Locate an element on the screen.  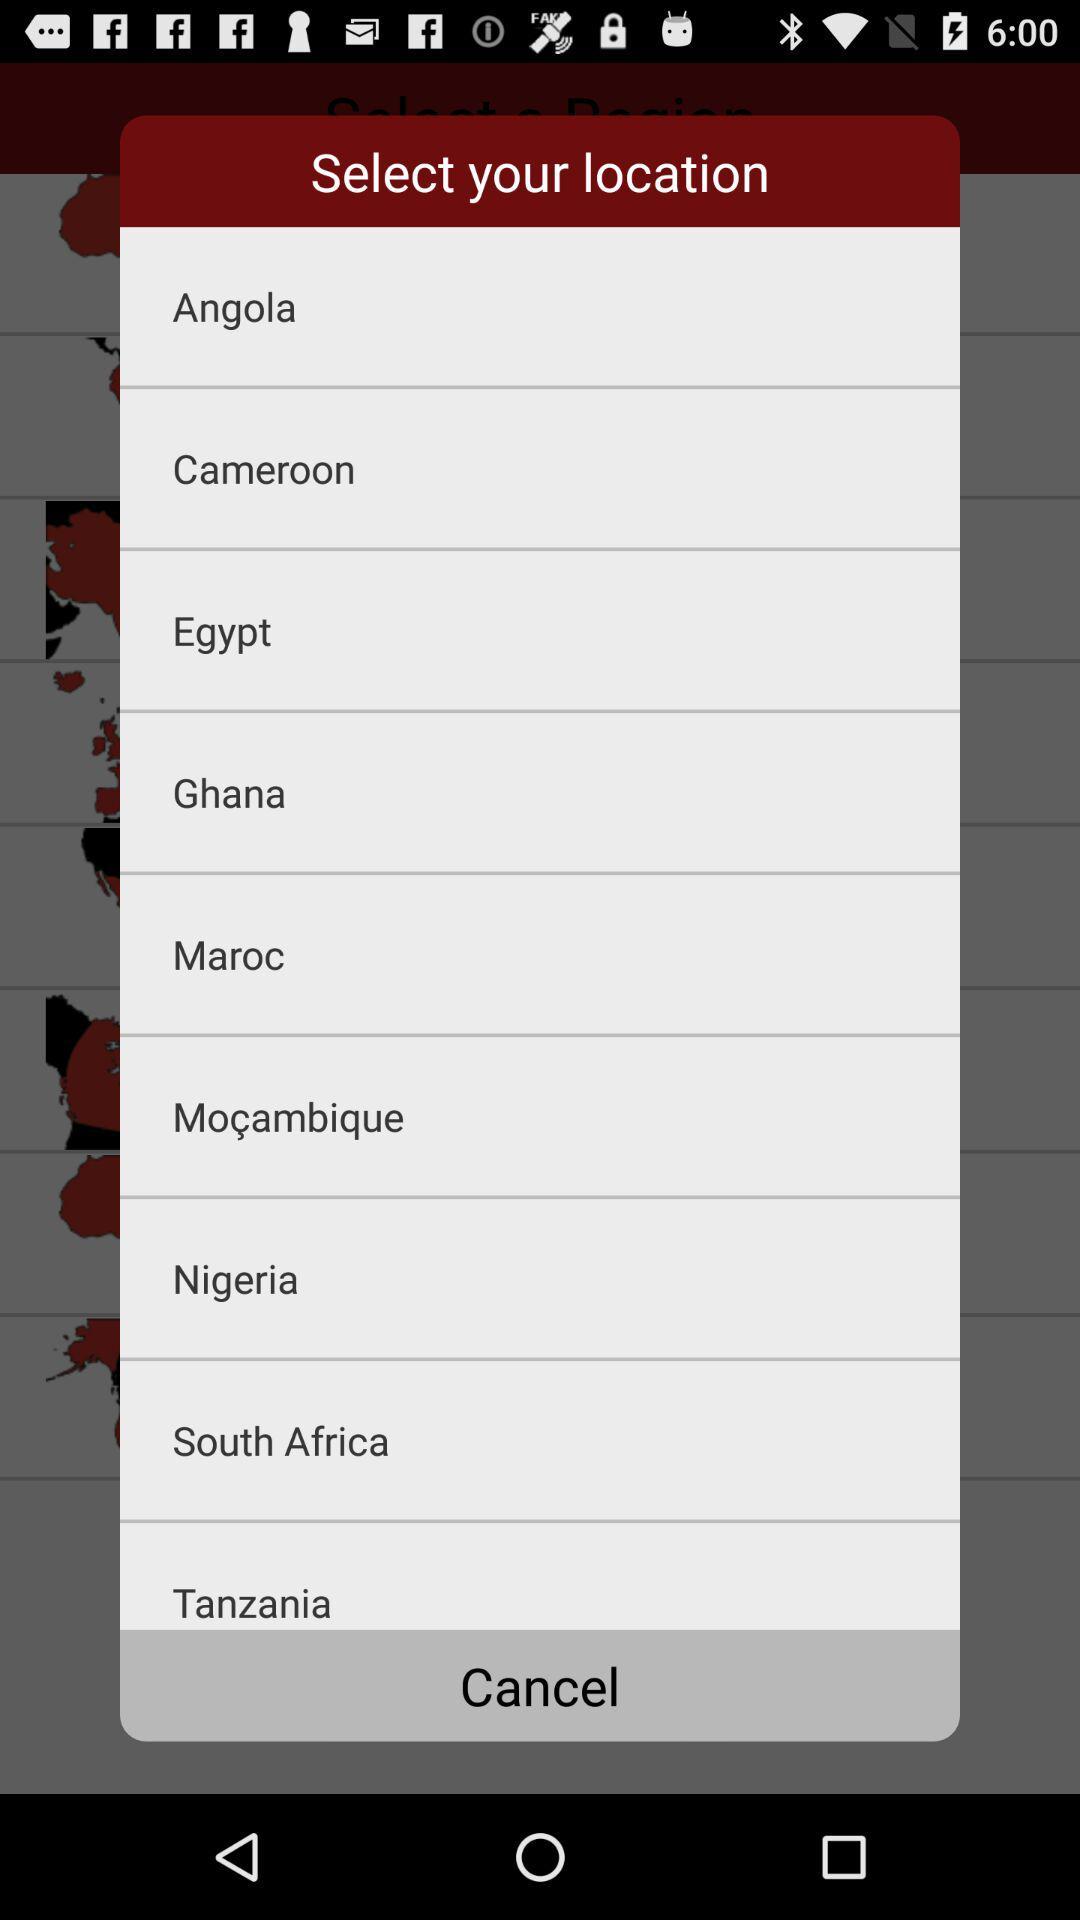
angola icon is located at coordinates (566, 305).